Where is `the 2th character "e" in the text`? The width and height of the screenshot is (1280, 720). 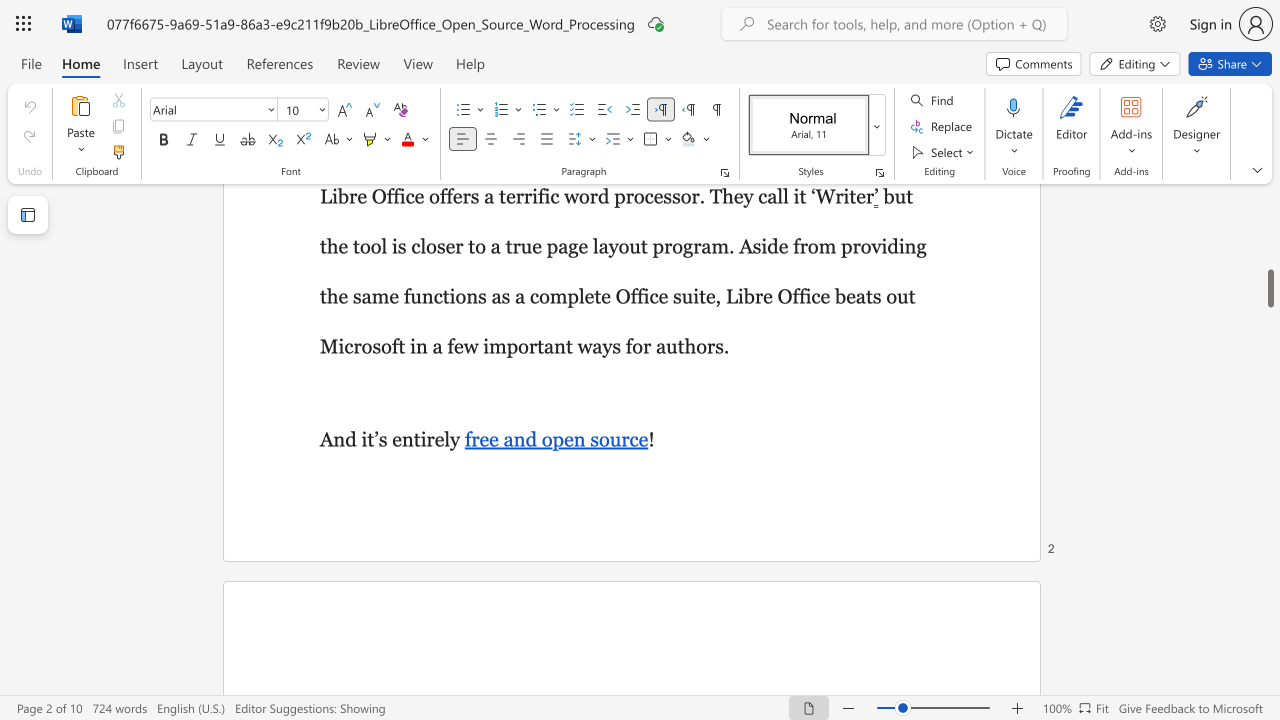
the 2th character "e" in the text is located at coordinates (438, 438).